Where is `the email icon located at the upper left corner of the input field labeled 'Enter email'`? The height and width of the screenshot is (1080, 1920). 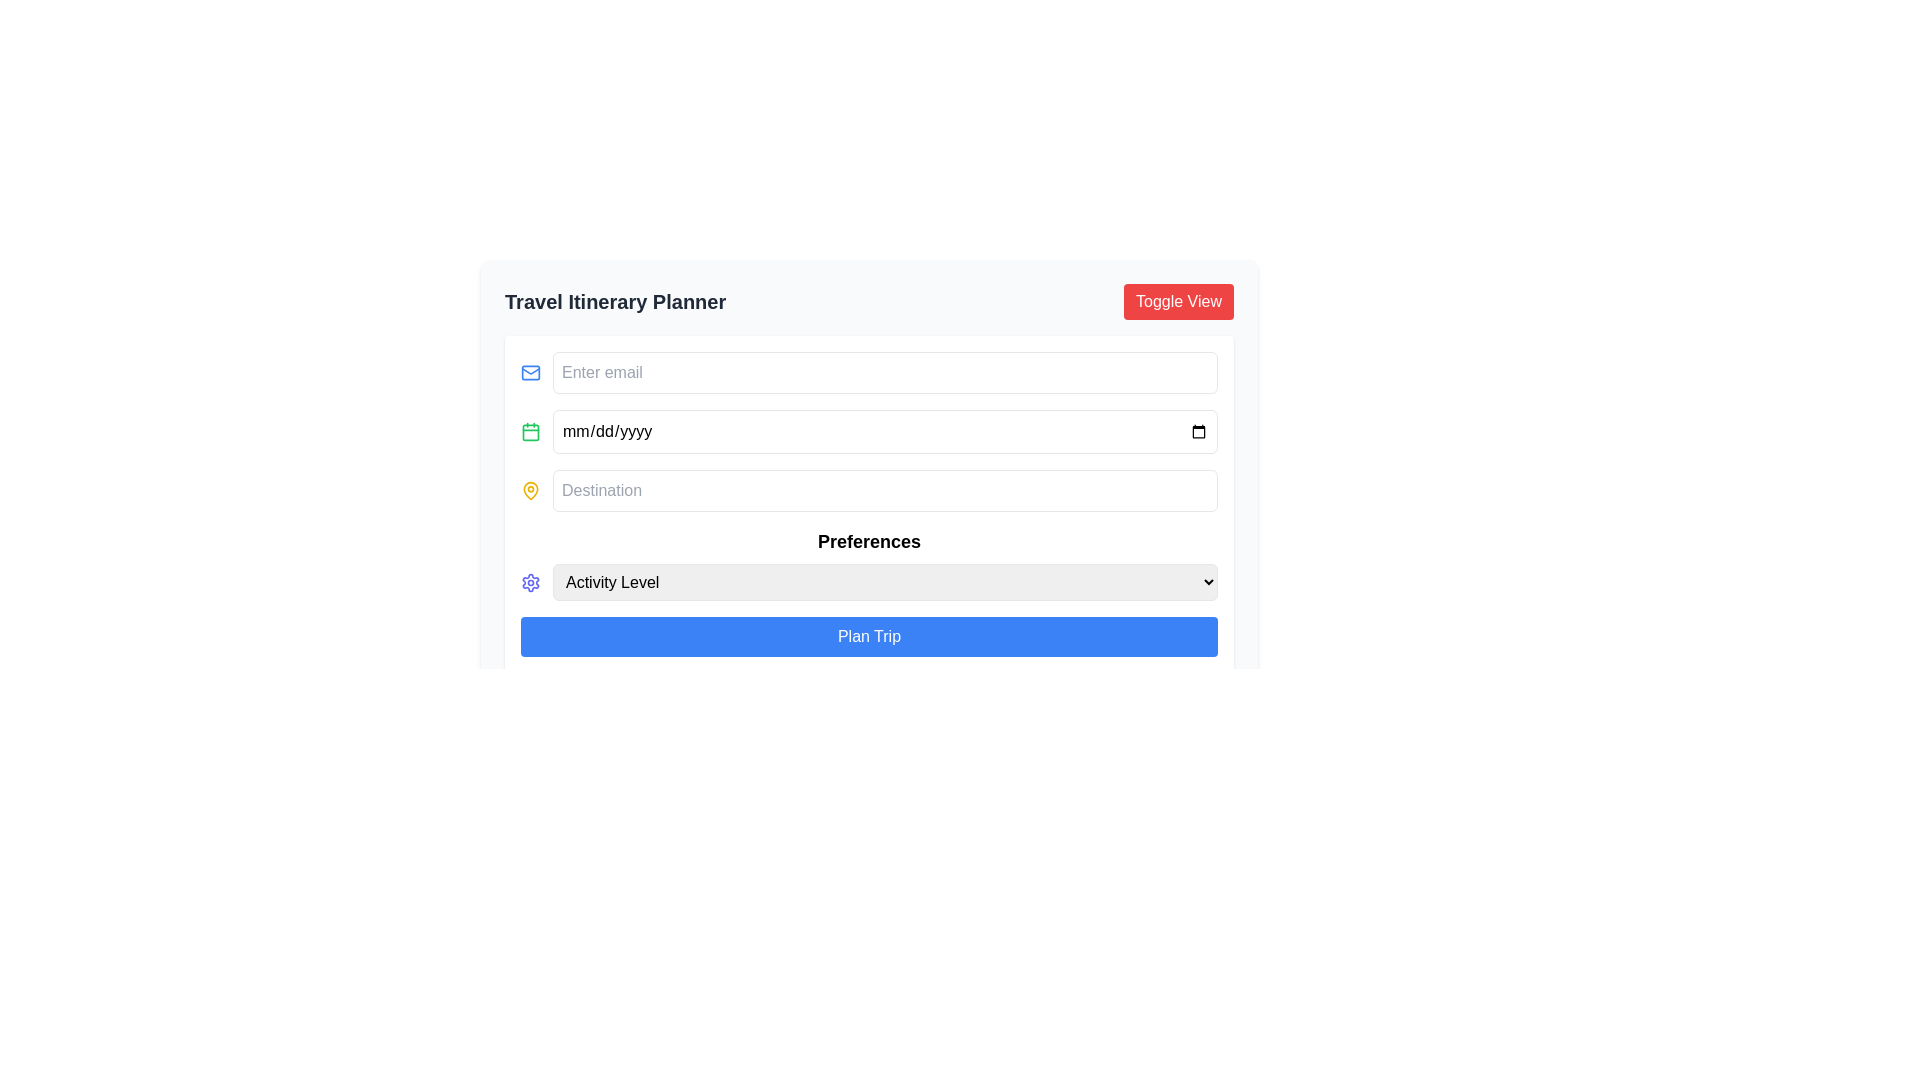 the email icon located at the upper left corner of the input field labeled 'Enter email' is located at coordinates (531, 373).